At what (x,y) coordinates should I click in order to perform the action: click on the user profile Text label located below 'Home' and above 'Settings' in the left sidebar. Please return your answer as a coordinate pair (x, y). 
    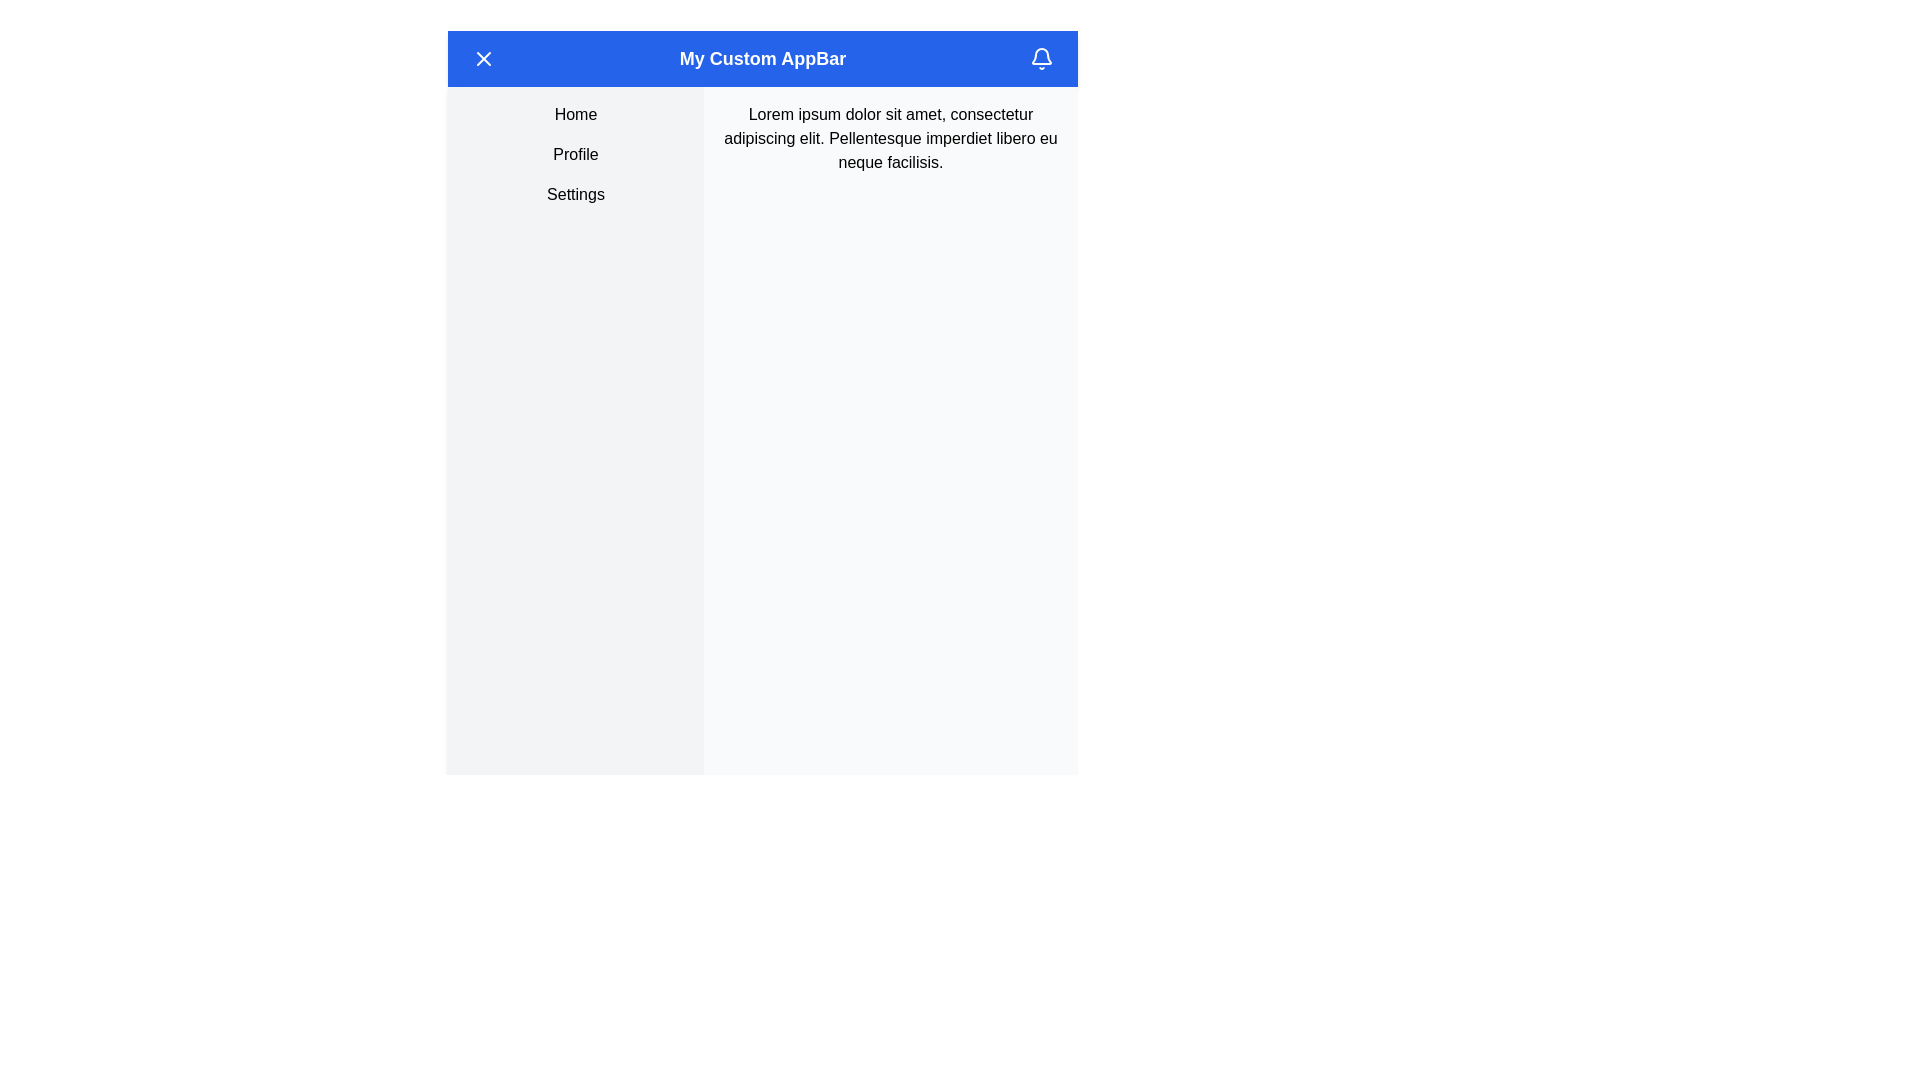
    Looking at the image, I should click on (575, 153).